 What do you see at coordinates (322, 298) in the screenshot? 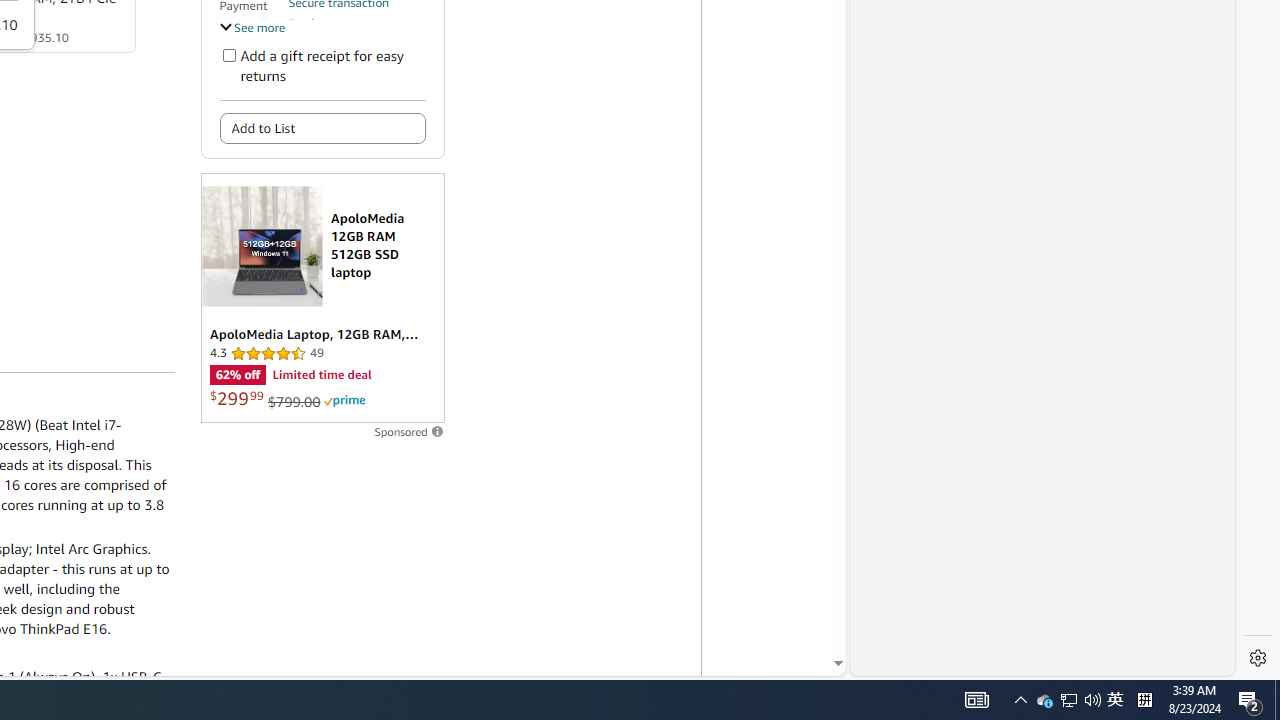
I see `'Sponsored ad'` at bounding box center [322, 298].